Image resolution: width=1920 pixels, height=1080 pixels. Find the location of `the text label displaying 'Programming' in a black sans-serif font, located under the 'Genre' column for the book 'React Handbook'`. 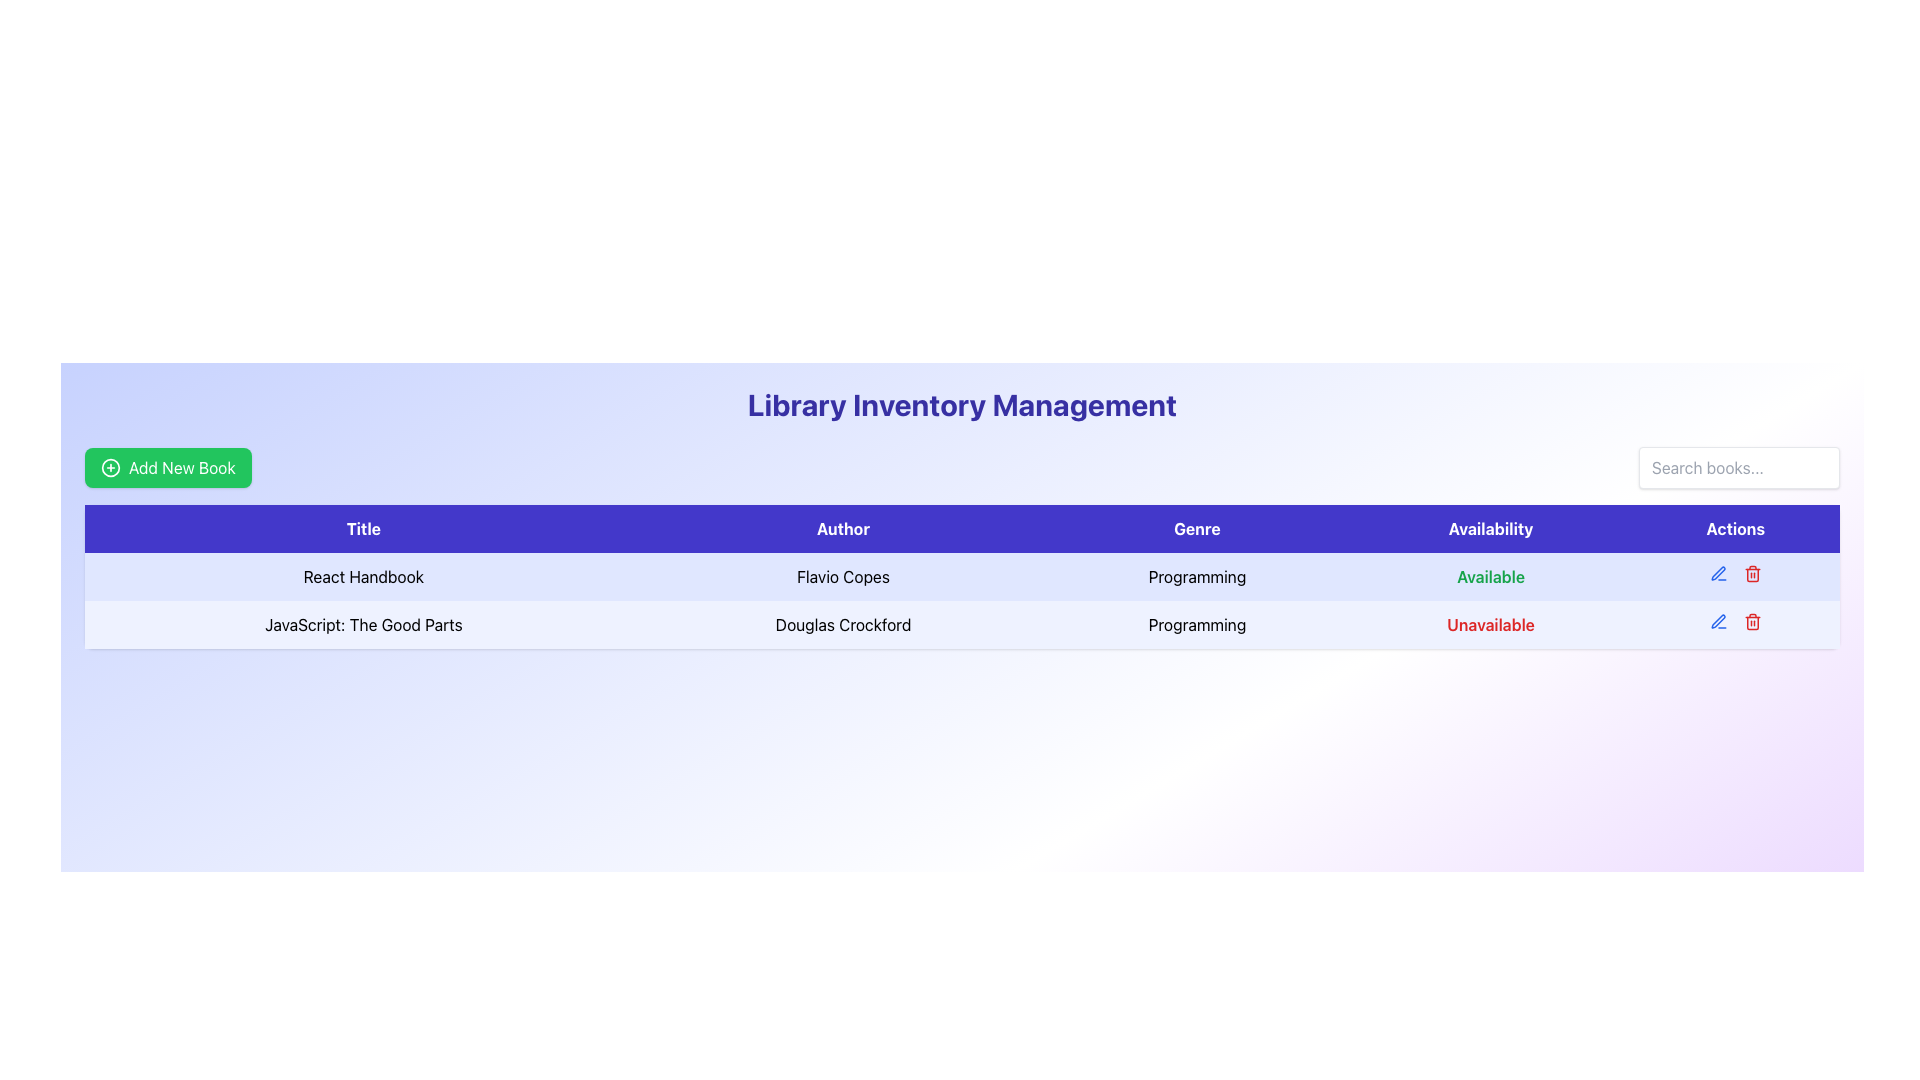

the text label displaying 'Programming' in a black sans-serif font, located under the 'Genre' column for the book 'React Handbook' is located at coordinates (1197, 577).